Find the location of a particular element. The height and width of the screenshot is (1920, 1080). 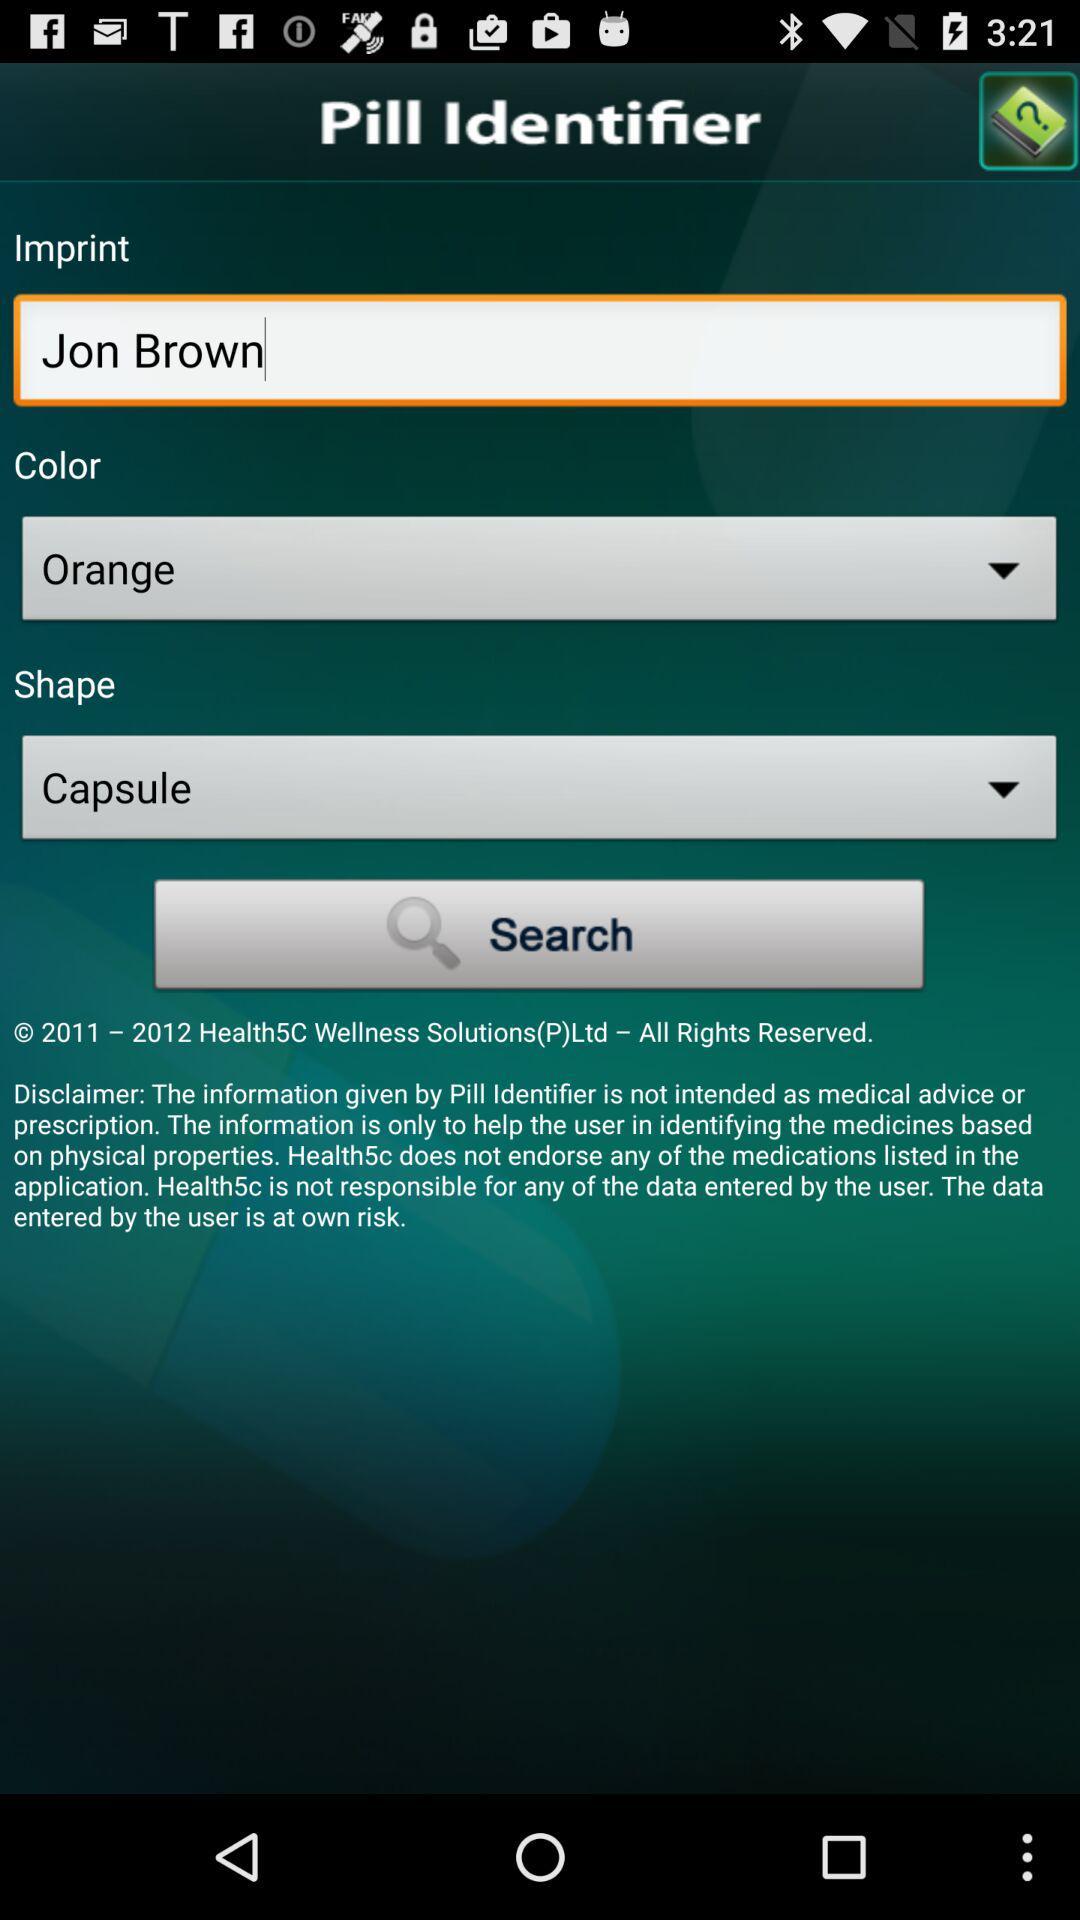

search box is located at coordinates (540, 934).